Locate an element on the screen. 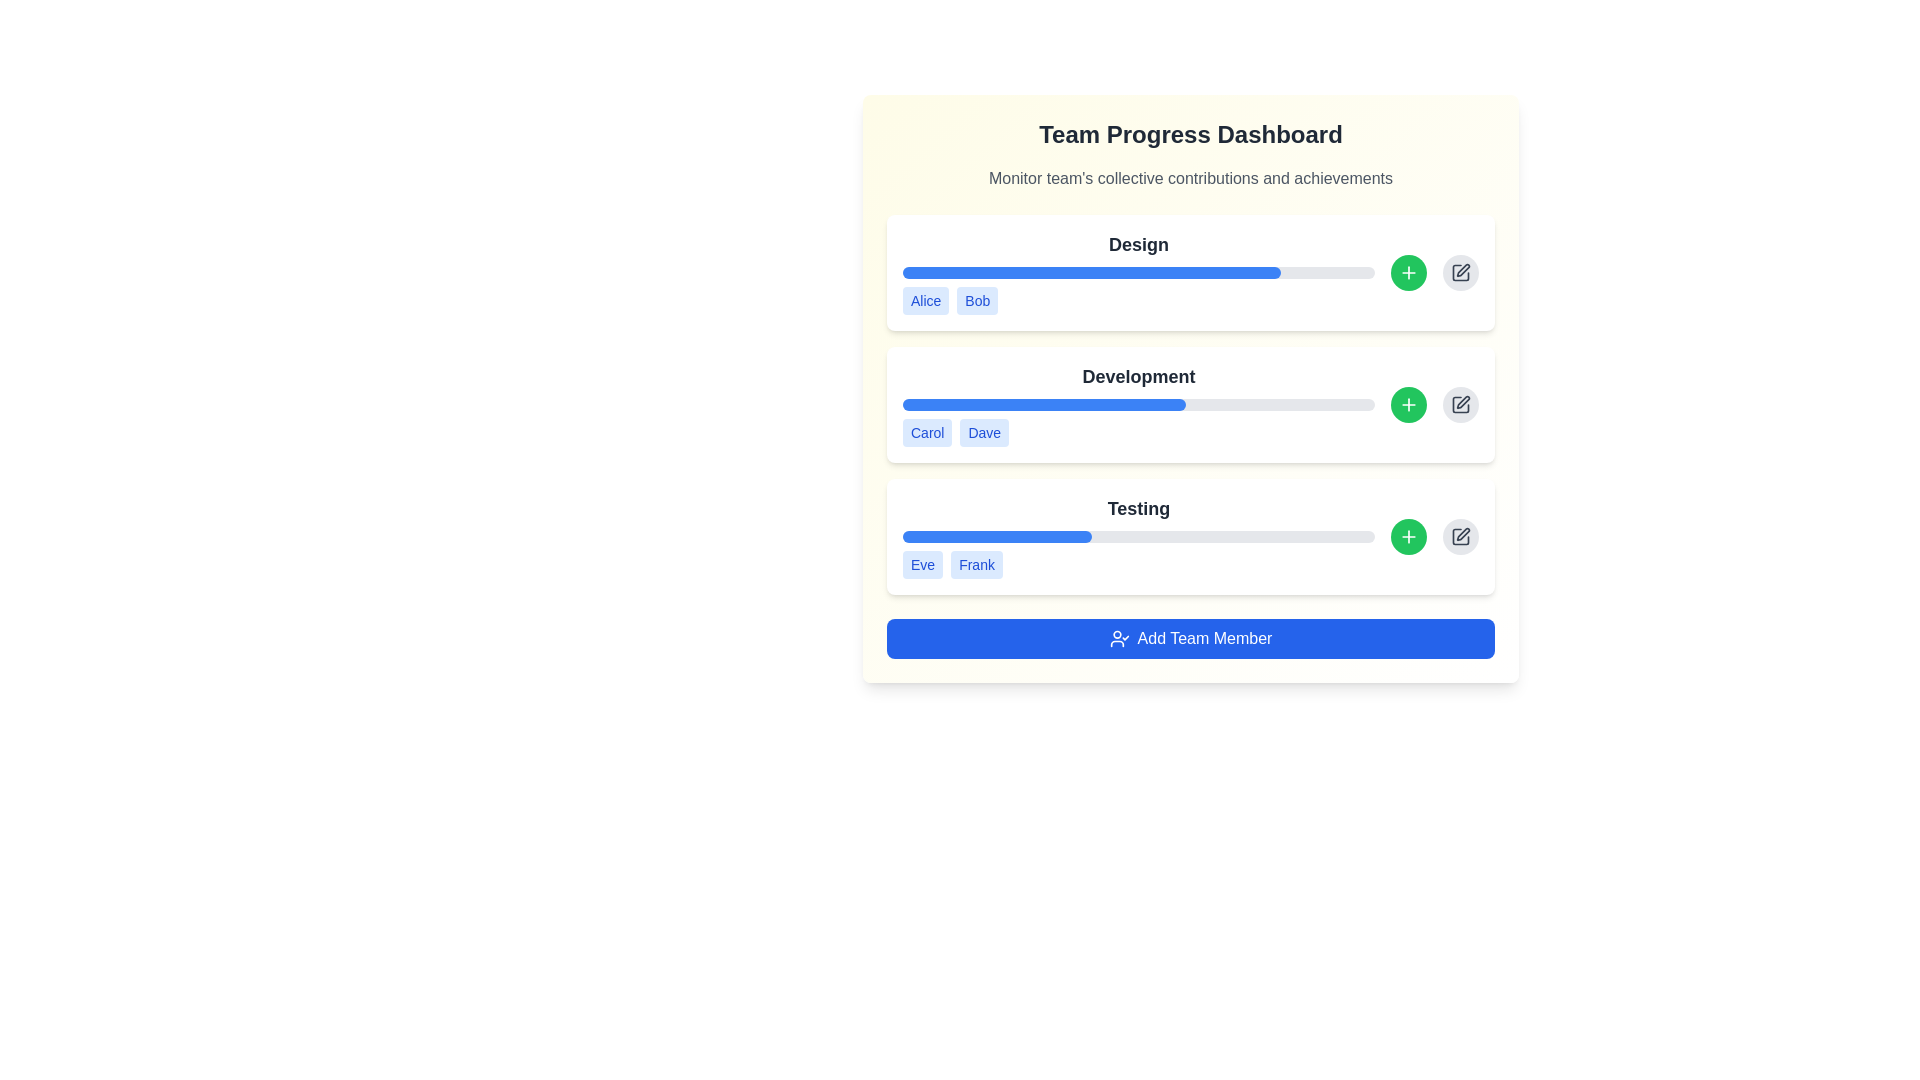 This screenshot has height=1080, width=1920. details of the Progress Display Section that shows the completion status of the 'Testing' team, including the progress bar and team member labels 'Eve' and 'Frank' is located at coordinates (1138, 535).